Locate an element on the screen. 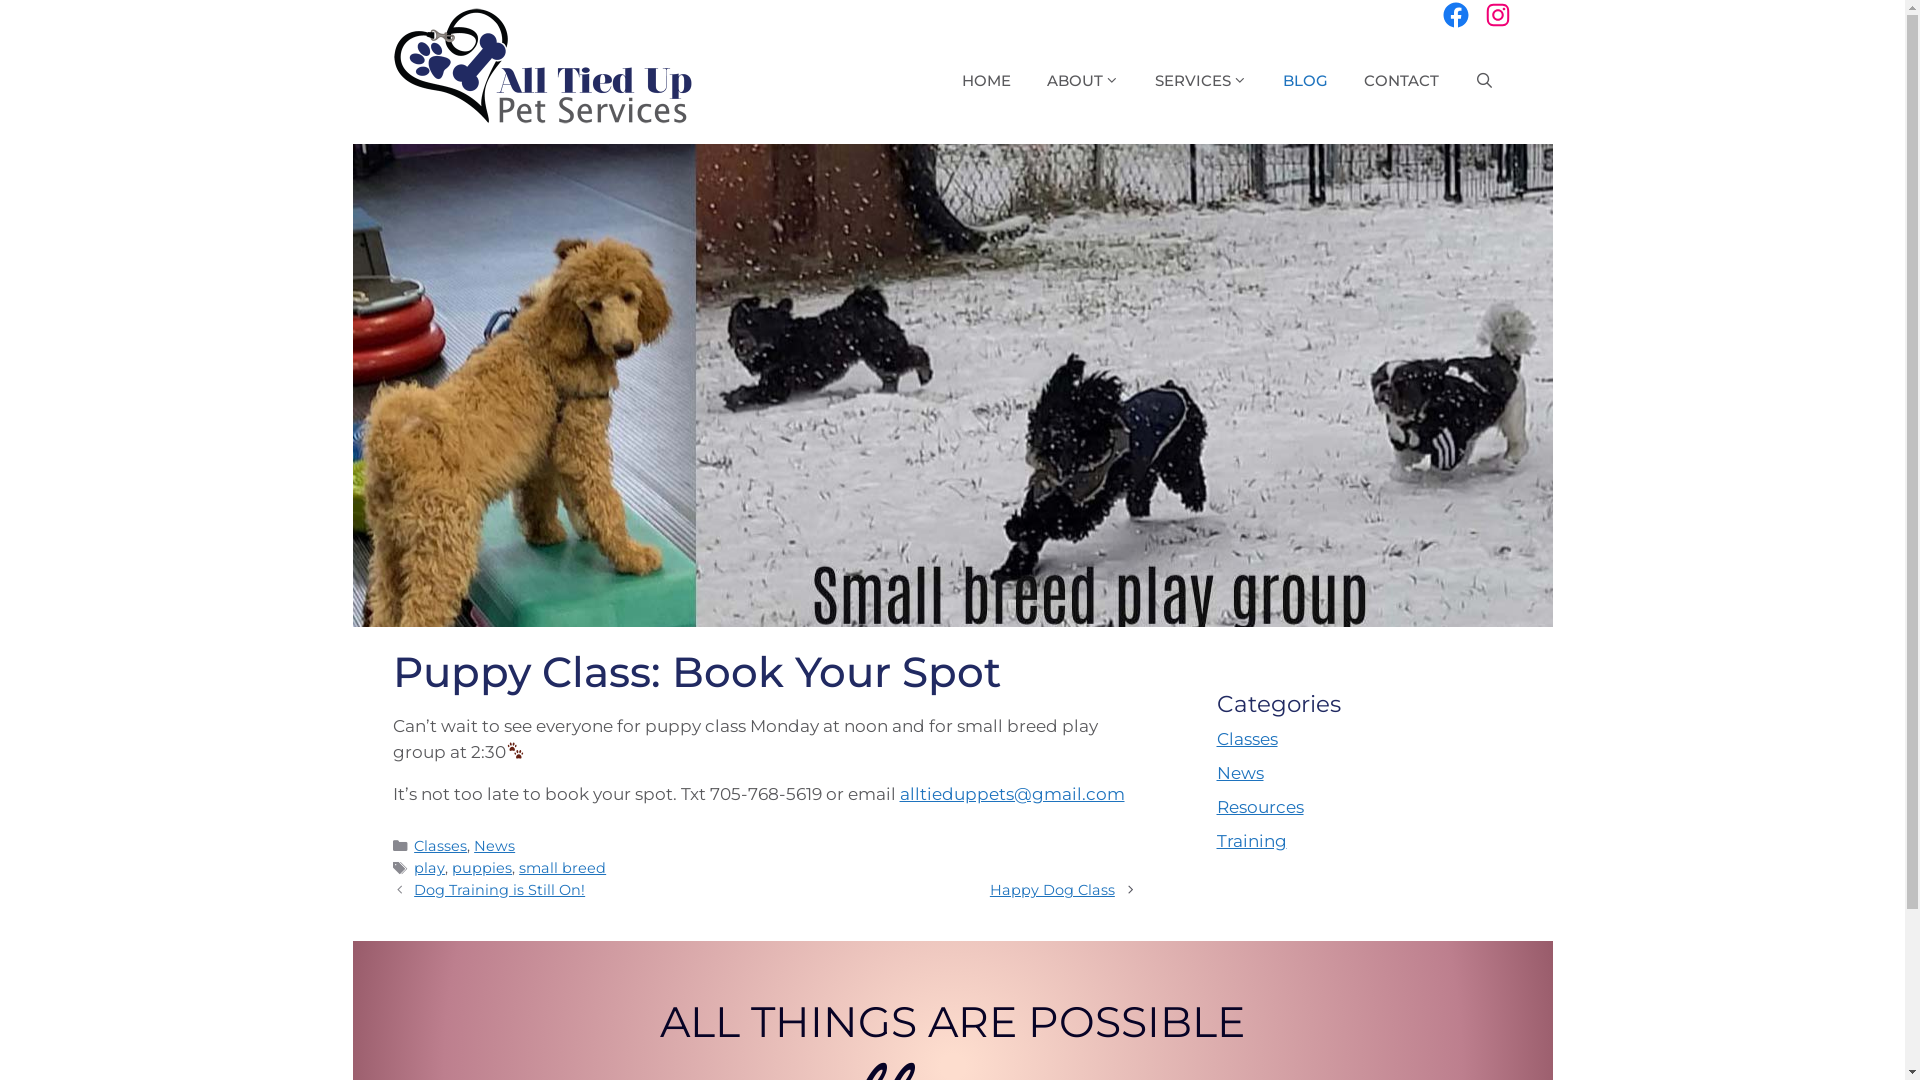 This screenshot has height=1080, width=1920. 'CONTACT' is located at coordinates (1400, 80).